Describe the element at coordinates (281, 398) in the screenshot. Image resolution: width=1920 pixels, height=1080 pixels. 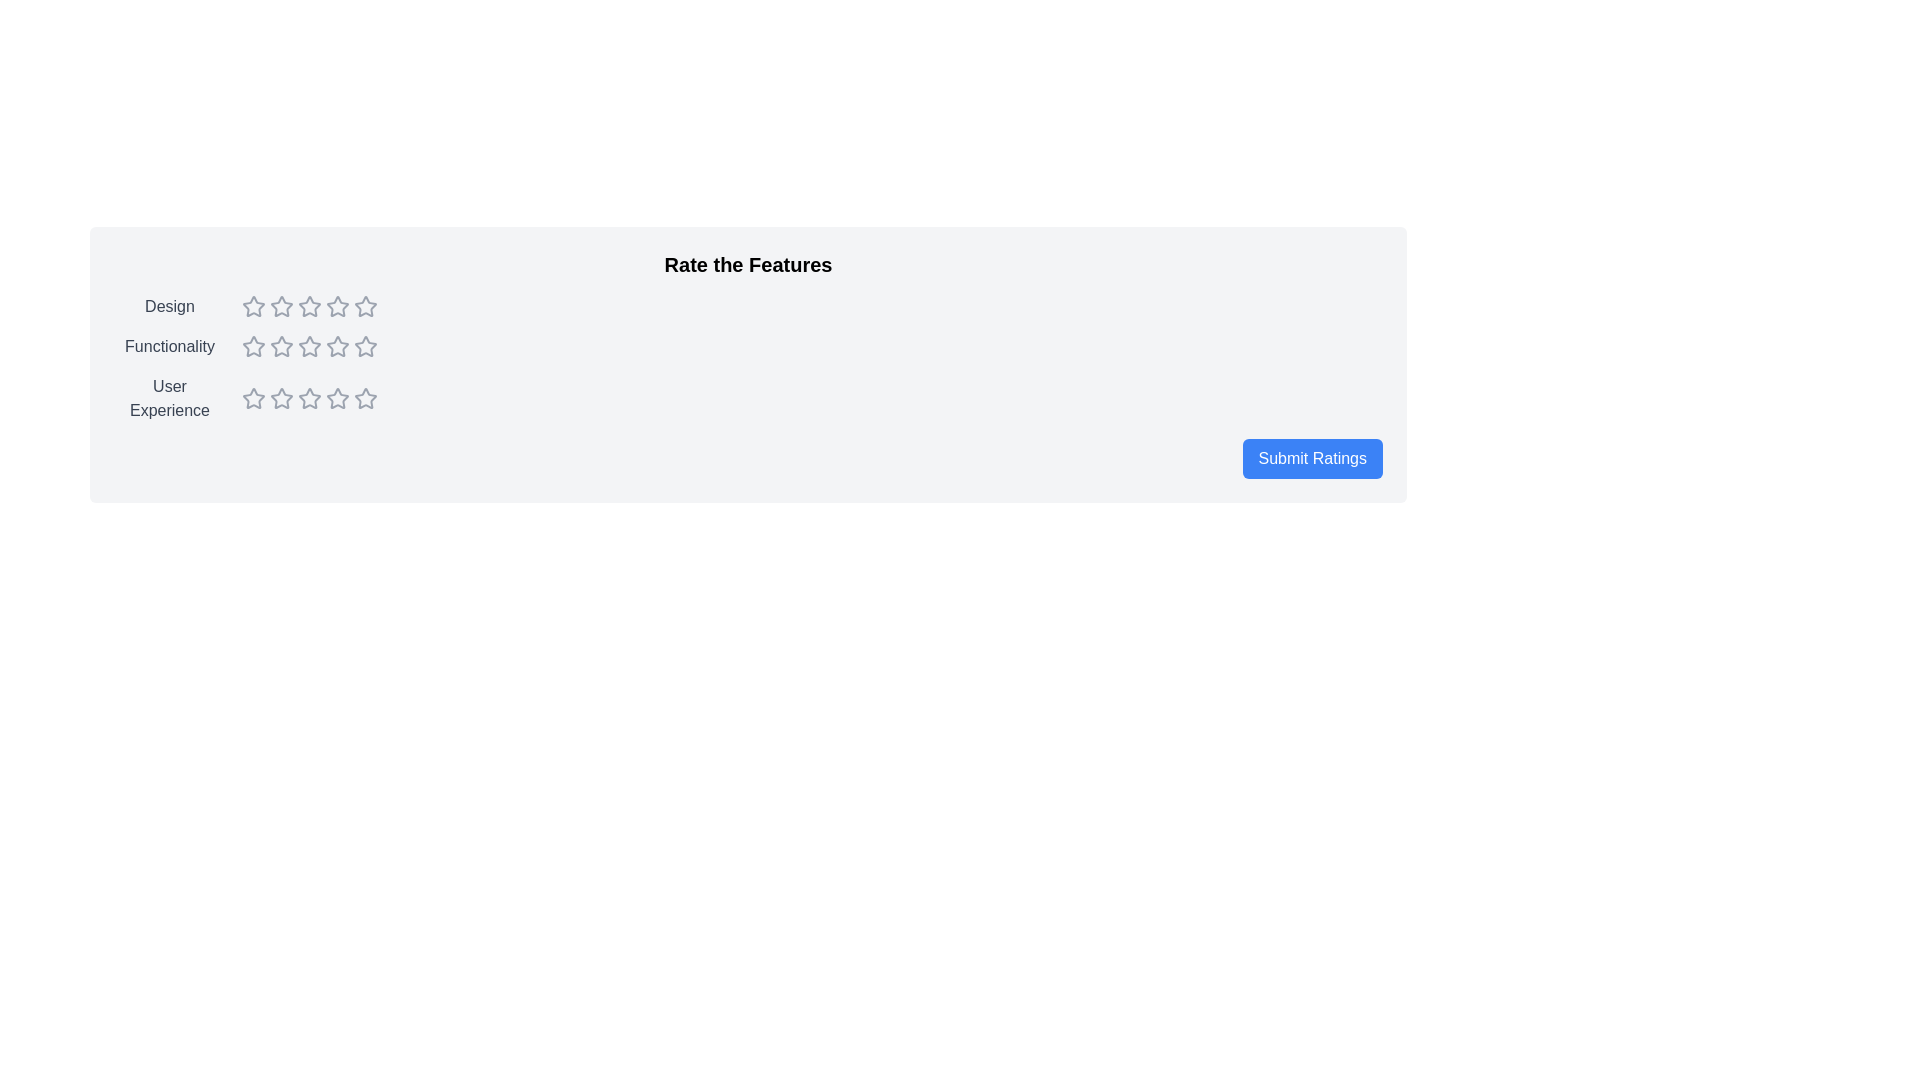
I see `the second hollow star icon in the 'User Experience' category to change the rating` at that location.